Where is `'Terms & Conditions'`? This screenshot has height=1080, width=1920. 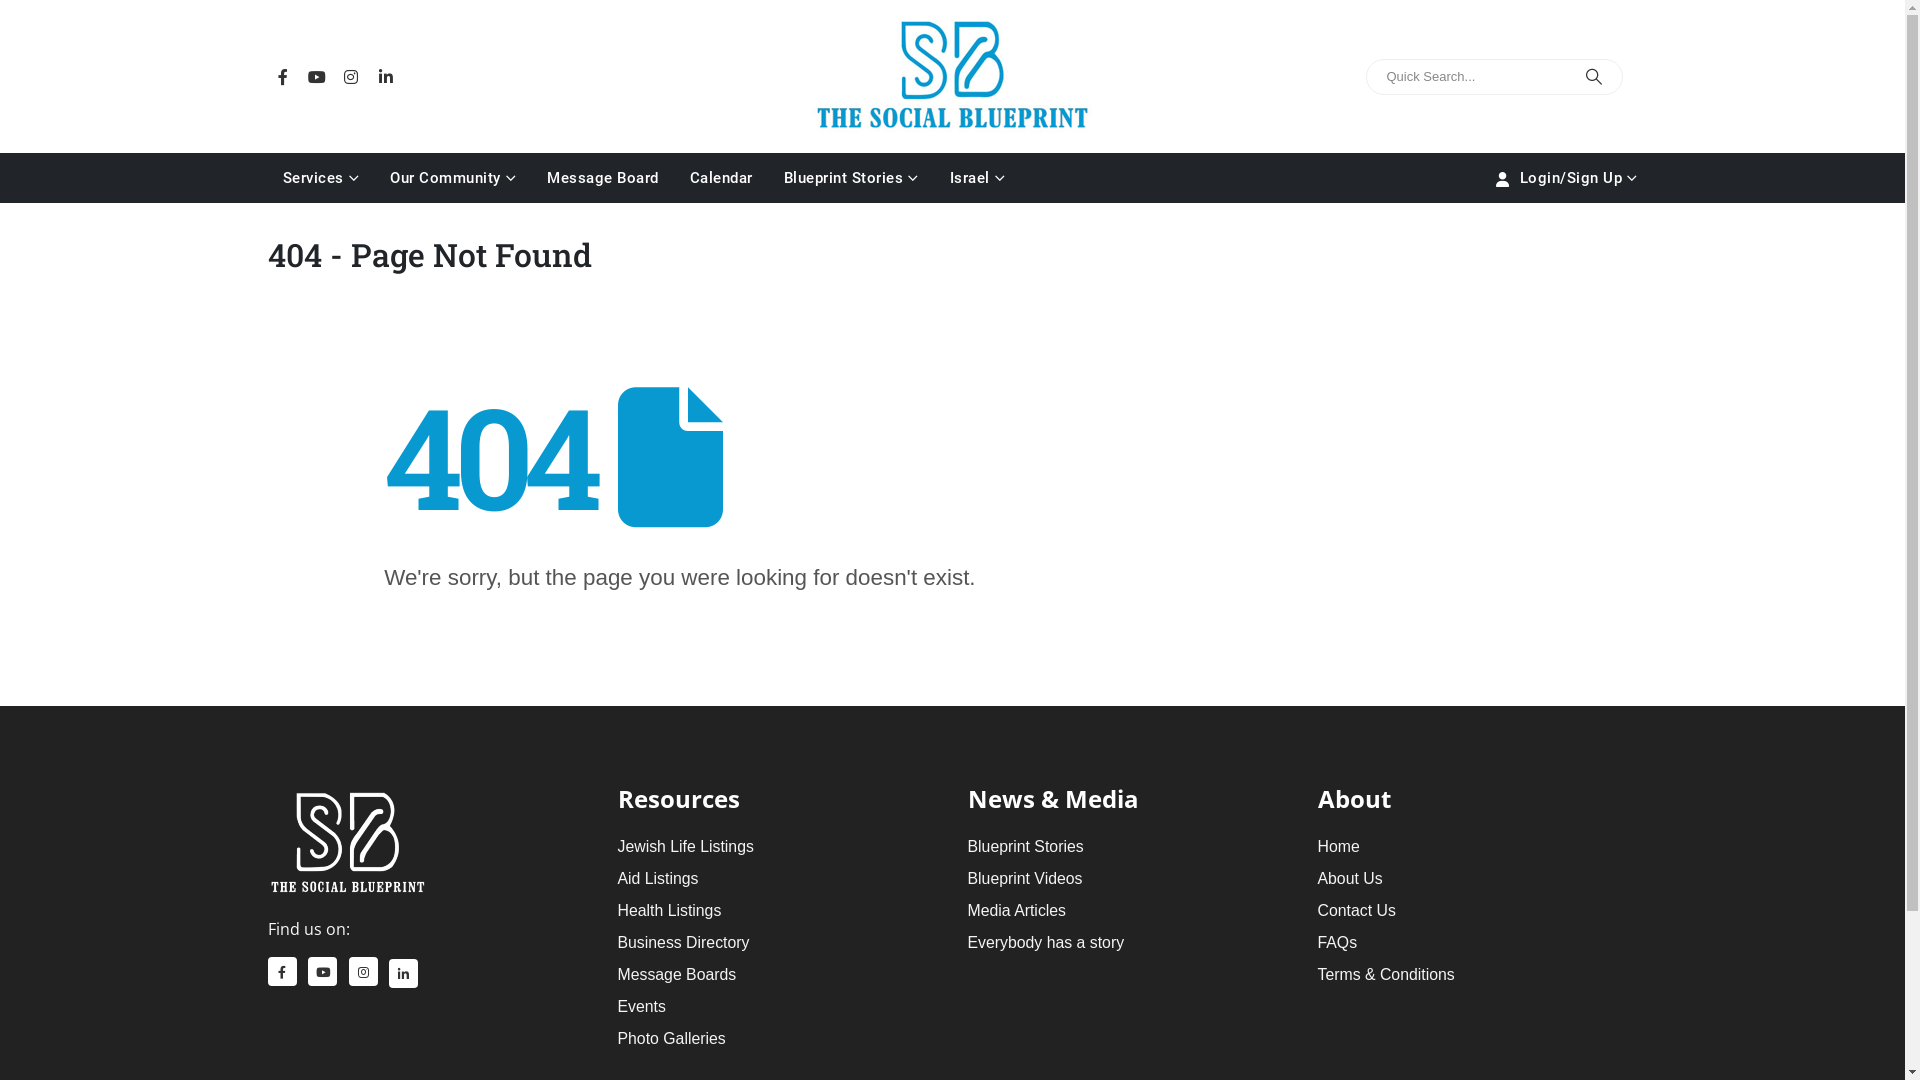 'Terms & Conditions' is located at coordinates (1385, 973).